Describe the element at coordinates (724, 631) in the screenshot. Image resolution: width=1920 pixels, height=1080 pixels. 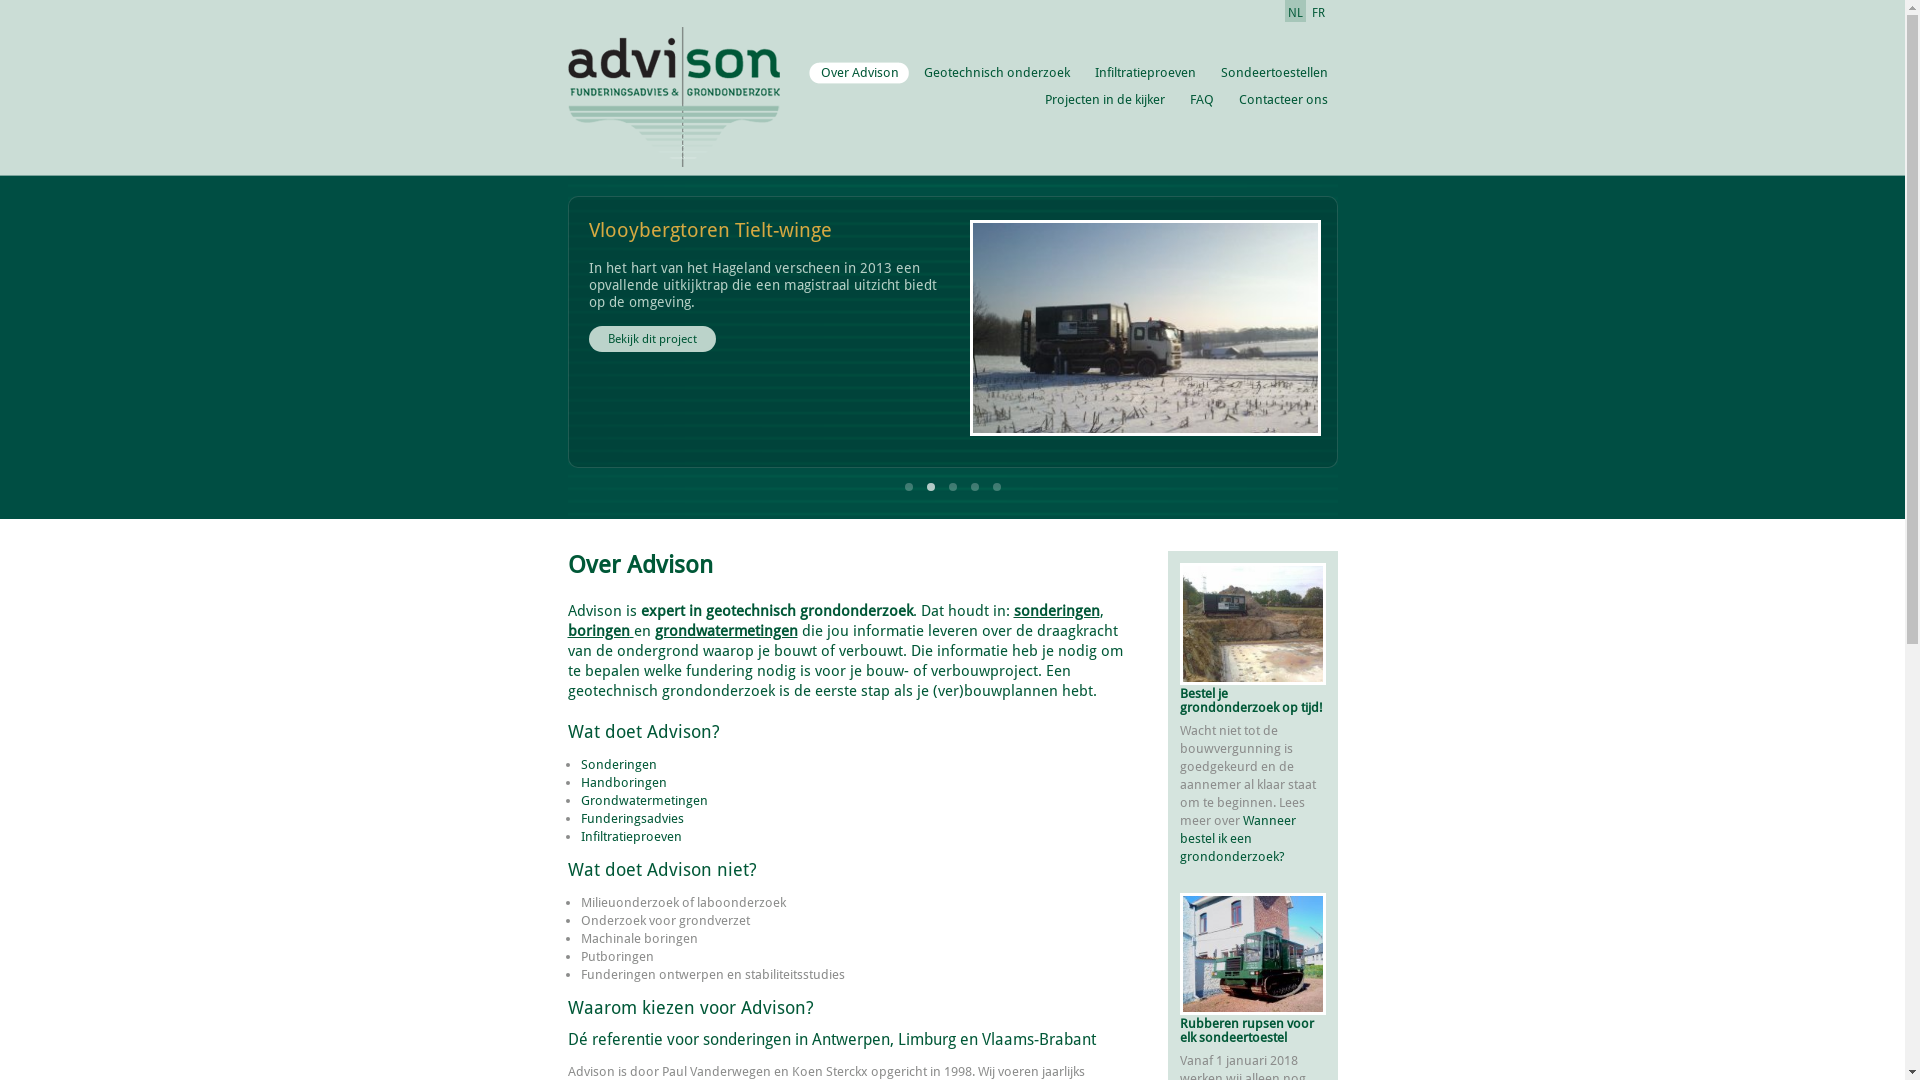
I see `'grondwatermetingen'` at that location.